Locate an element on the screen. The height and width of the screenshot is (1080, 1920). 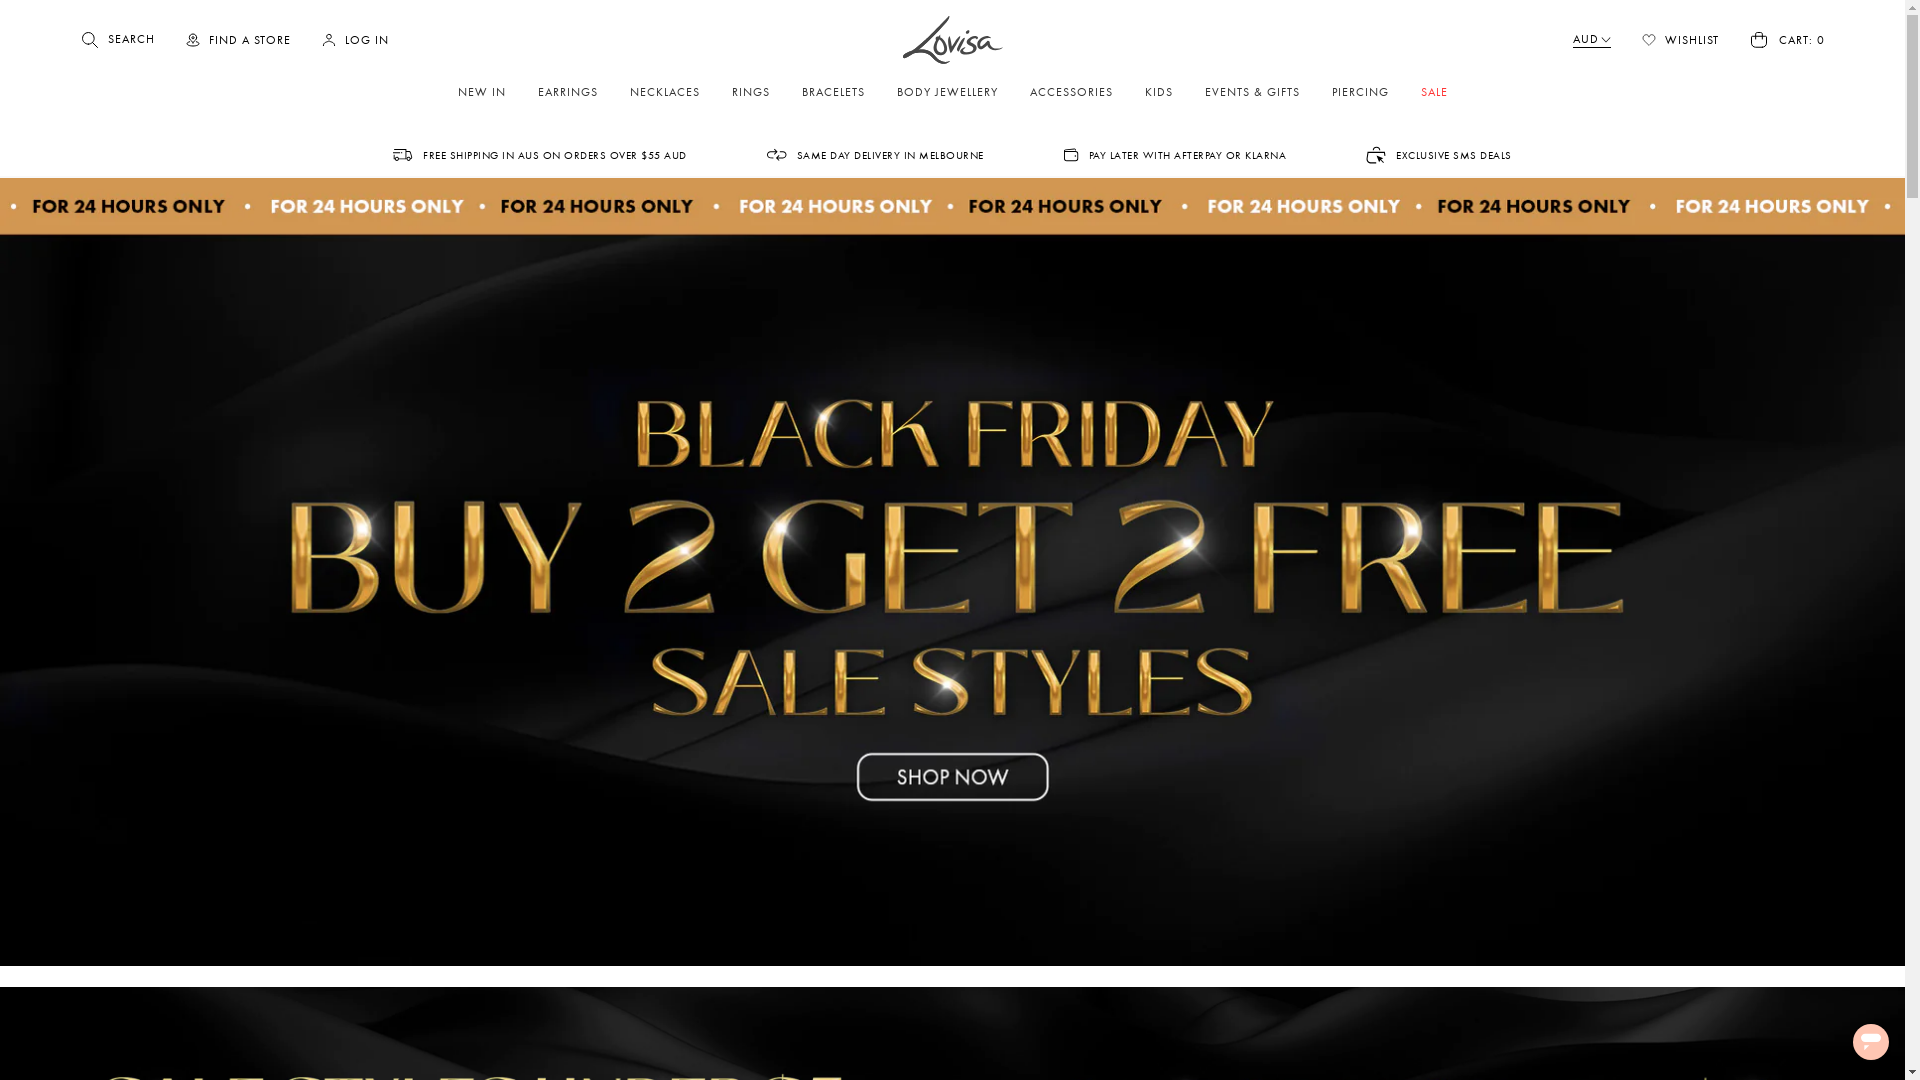
'KIDS' is located at coordinates (1157, 92).